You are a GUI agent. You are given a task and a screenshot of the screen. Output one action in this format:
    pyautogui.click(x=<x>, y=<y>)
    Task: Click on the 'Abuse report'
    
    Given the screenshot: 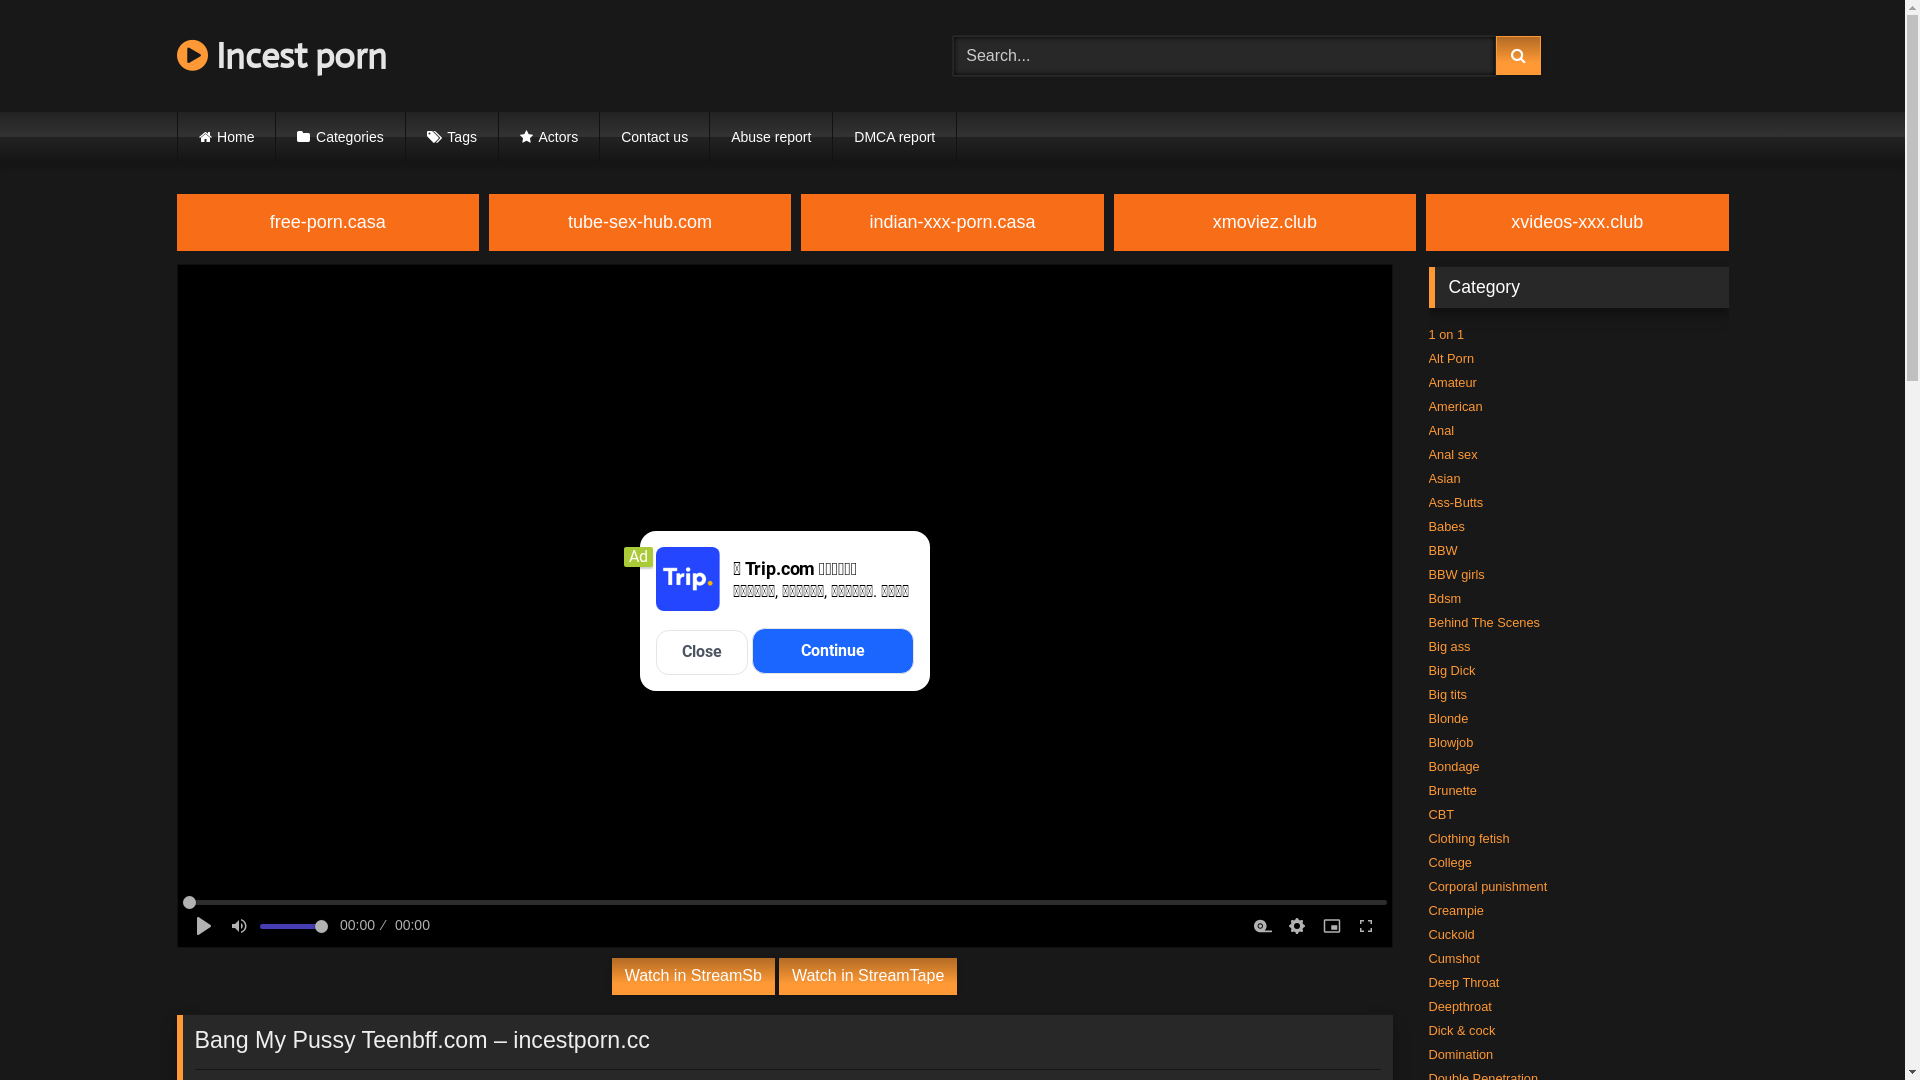 What is the action you would take?
    pyautogui.click(x=710, y=136)
    